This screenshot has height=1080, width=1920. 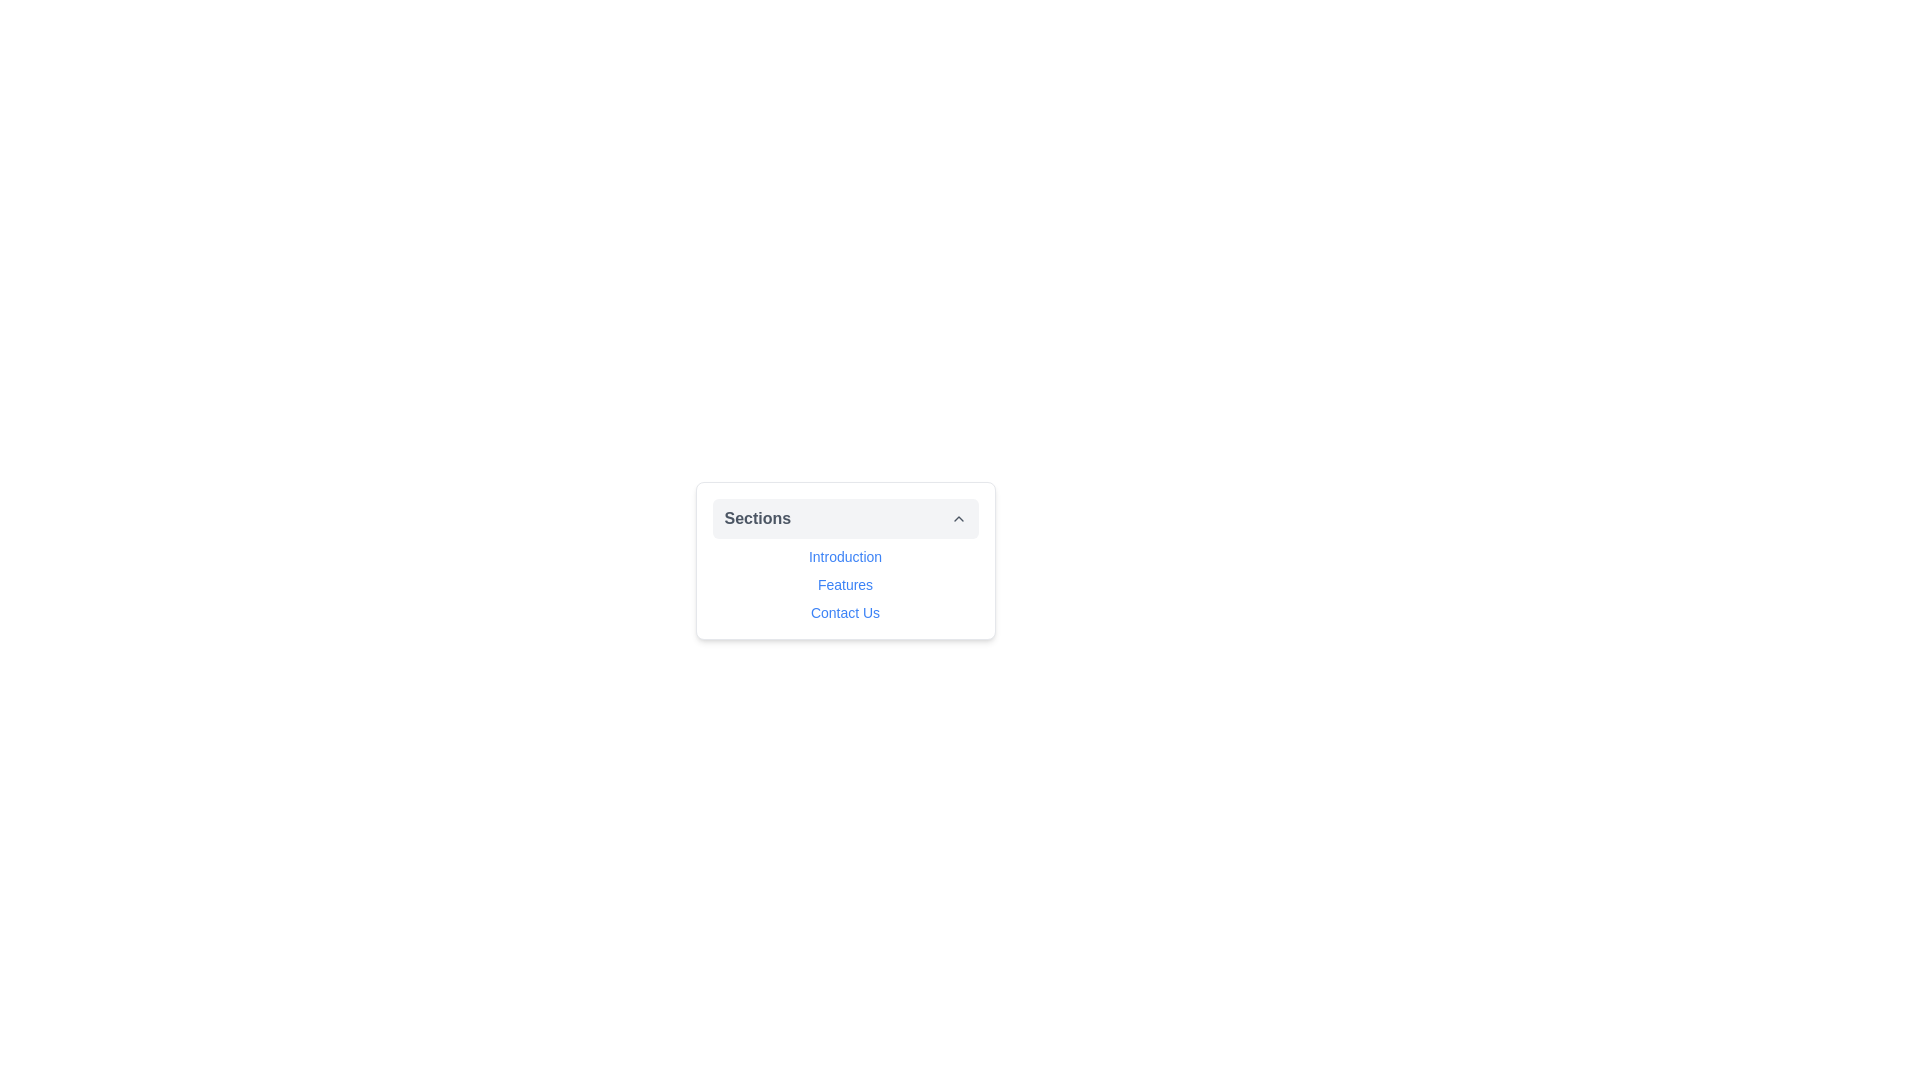 I want to click on the 'Features' navigational label, which is the second item in the menu under 'Sections', so click(x=845, y=585).